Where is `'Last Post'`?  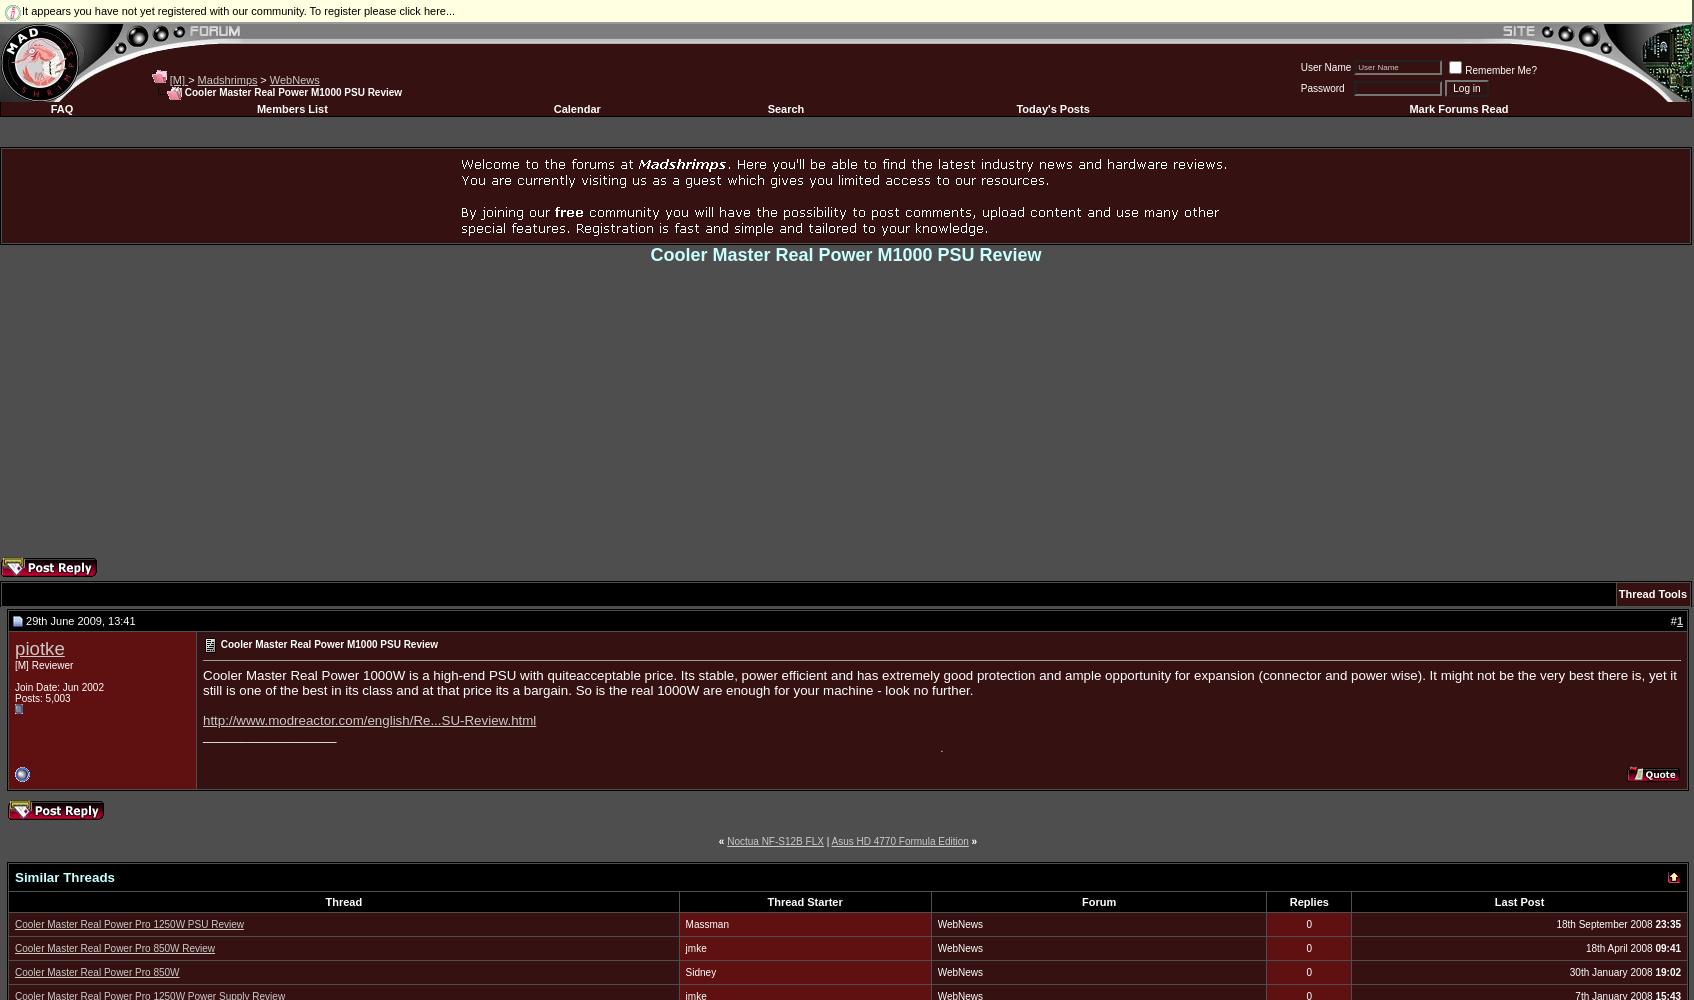 'Last Post' is located at coordinates (1519, 901).